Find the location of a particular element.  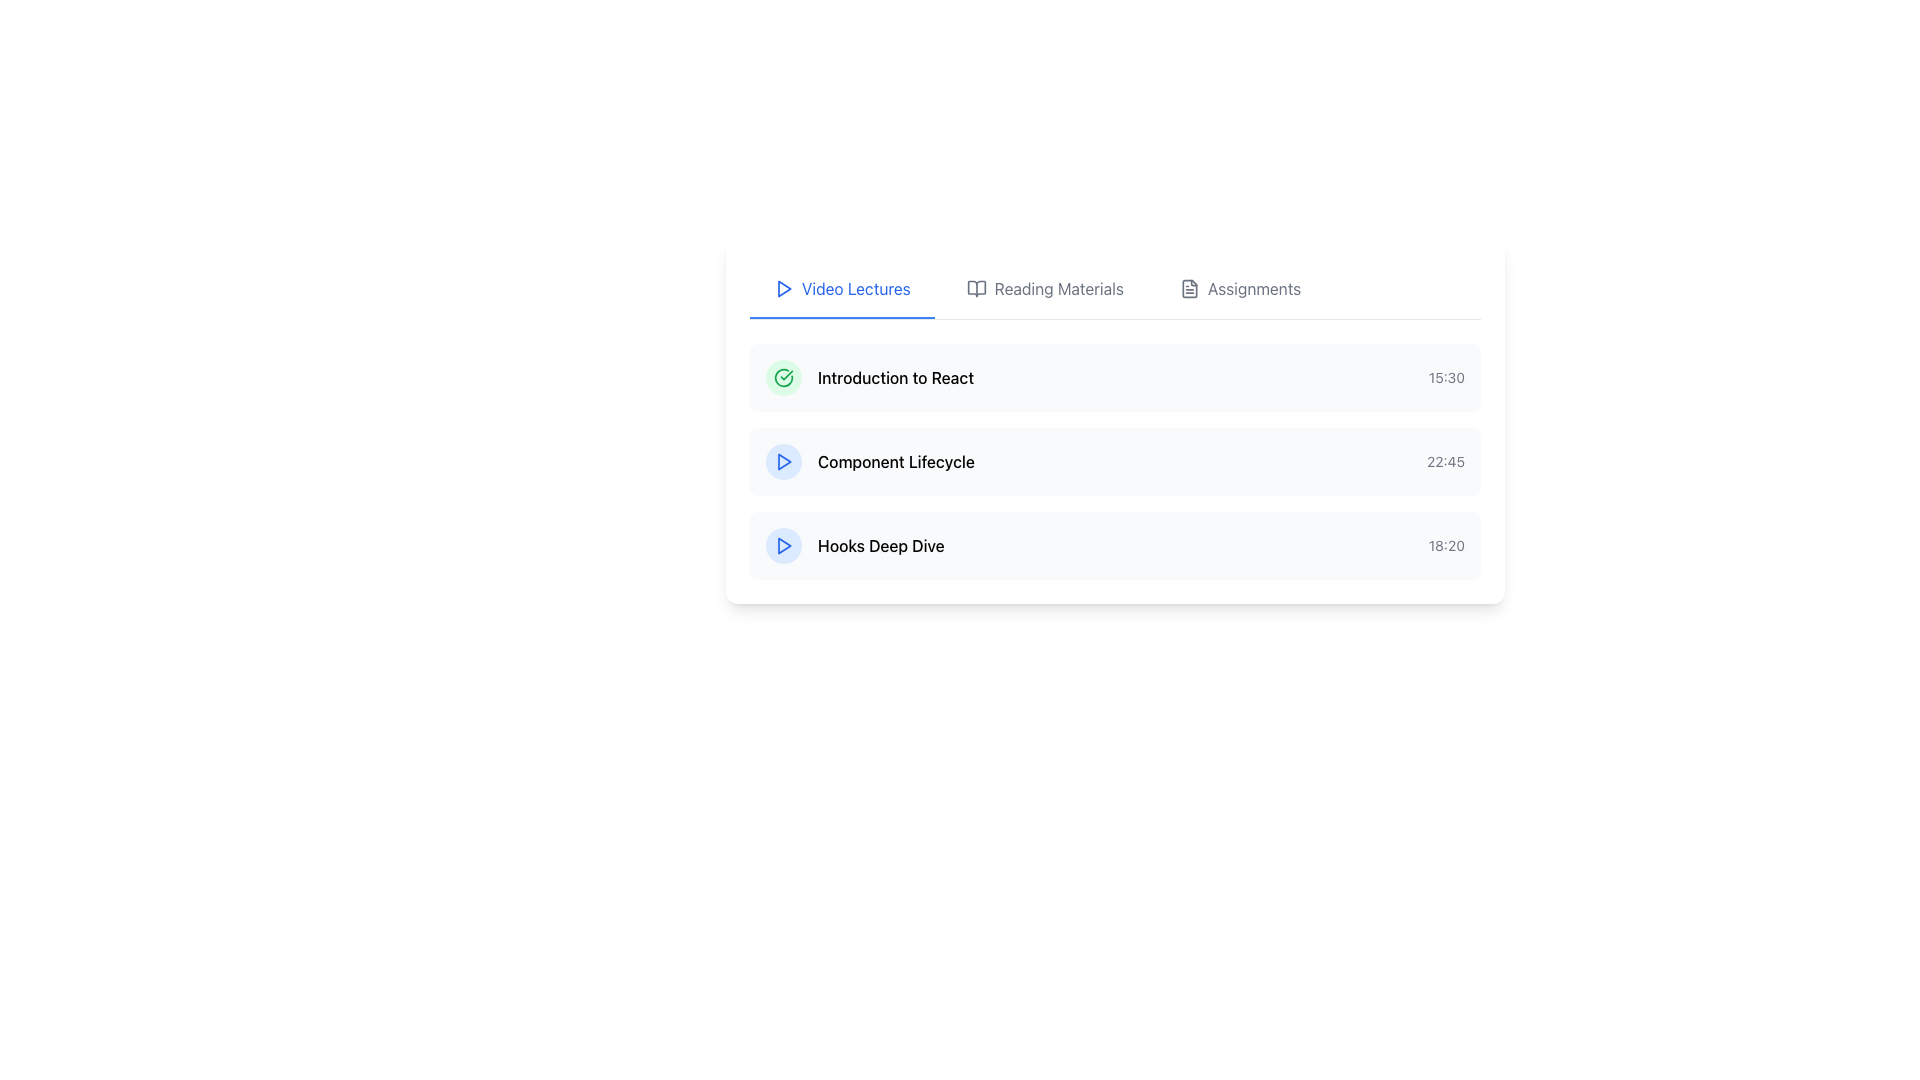

the circular play button with a light blue background and blue 'play' icon is located at coordinates (782, 546).